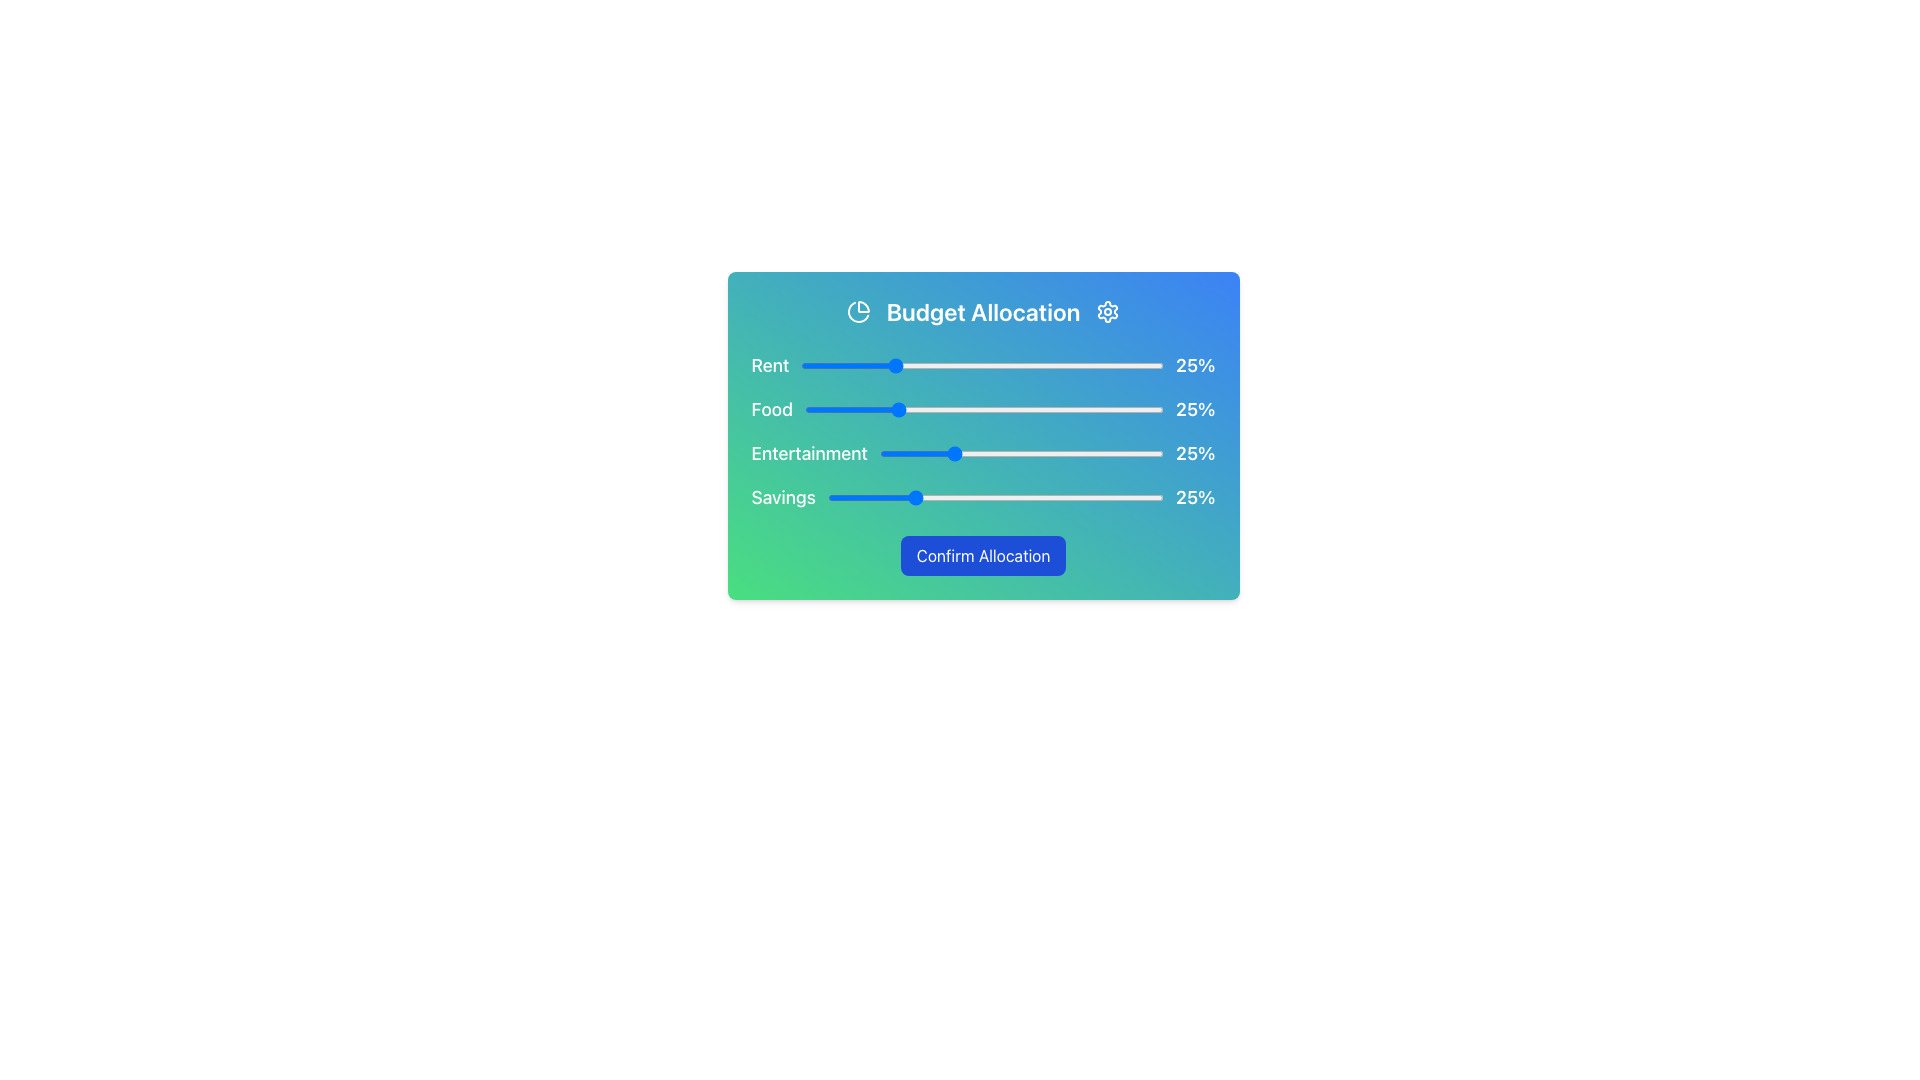  I want to click on the slider value, so click(1000, 366).